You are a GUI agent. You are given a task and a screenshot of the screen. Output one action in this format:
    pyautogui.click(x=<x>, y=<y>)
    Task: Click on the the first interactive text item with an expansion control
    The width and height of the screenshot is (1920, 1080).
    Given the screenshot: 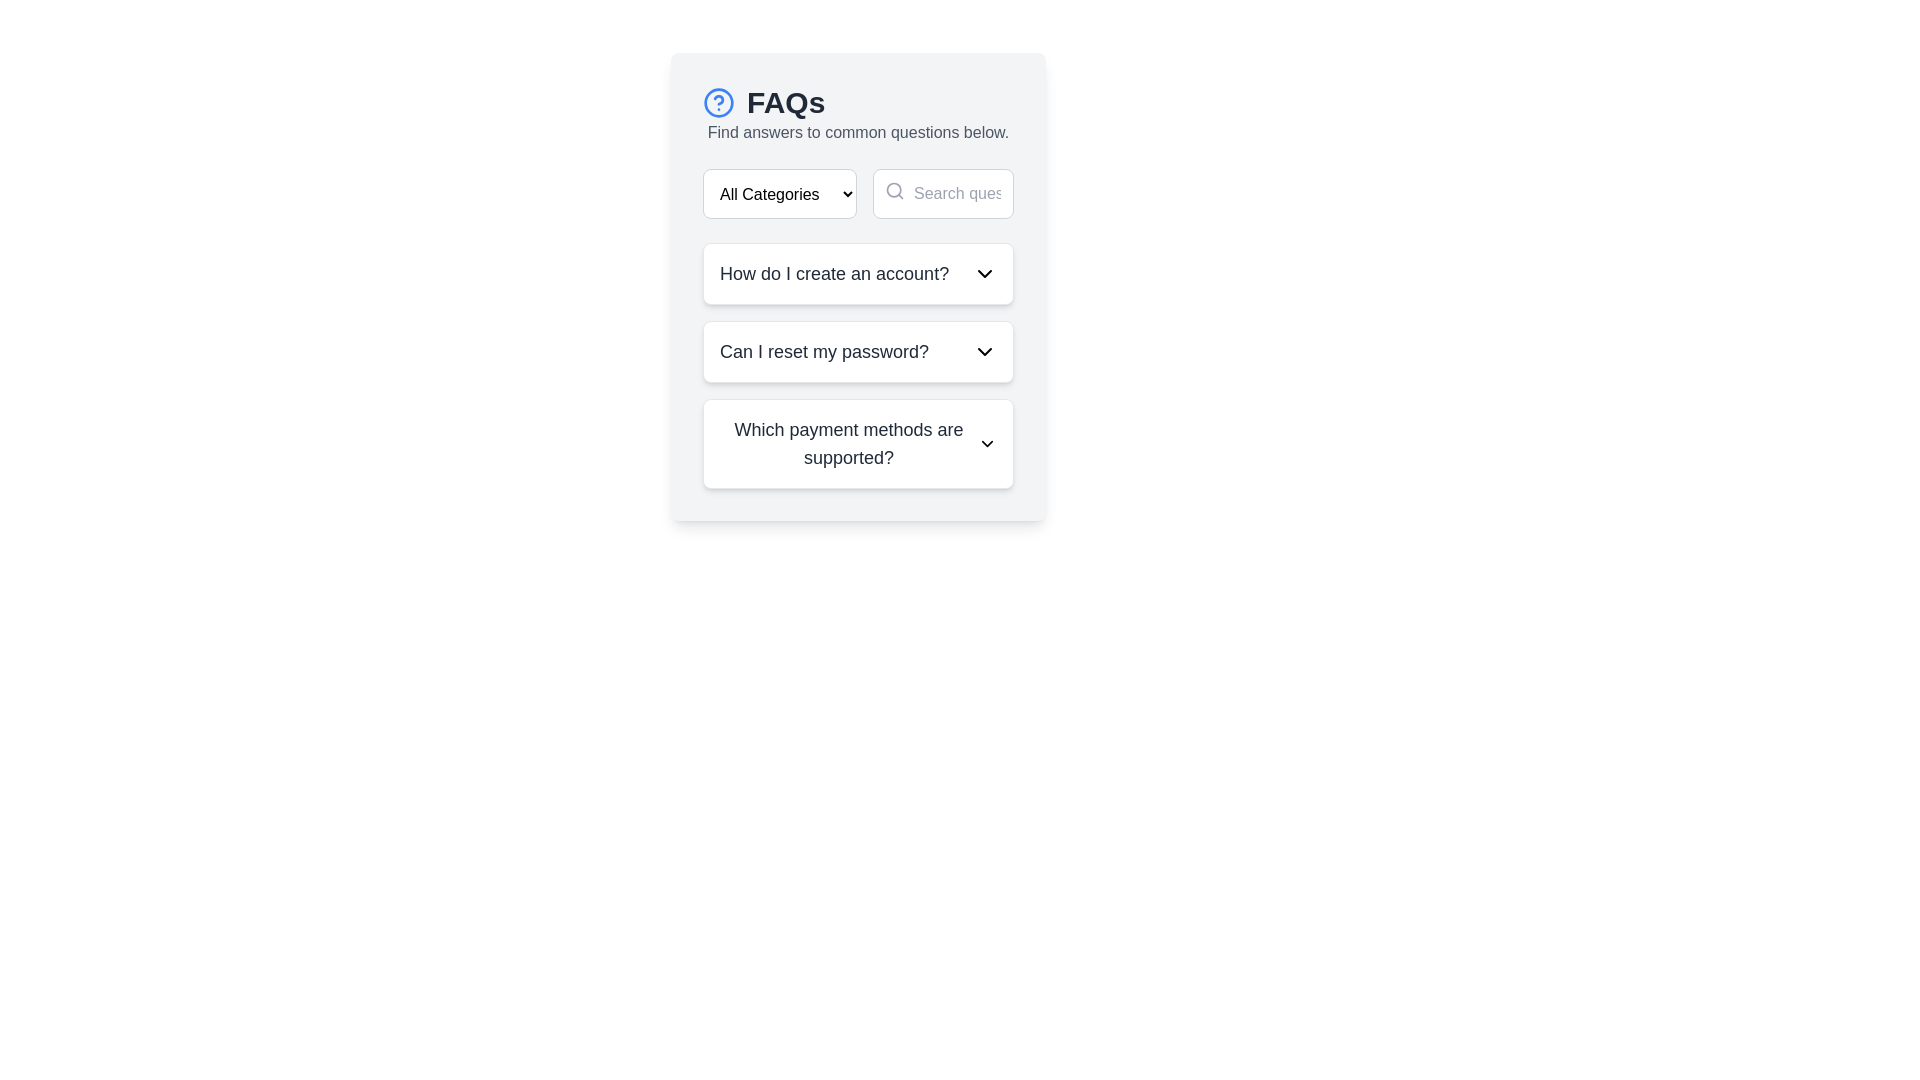 What is the action you would take?
    pyautogui.click(x=858, y=273)
    